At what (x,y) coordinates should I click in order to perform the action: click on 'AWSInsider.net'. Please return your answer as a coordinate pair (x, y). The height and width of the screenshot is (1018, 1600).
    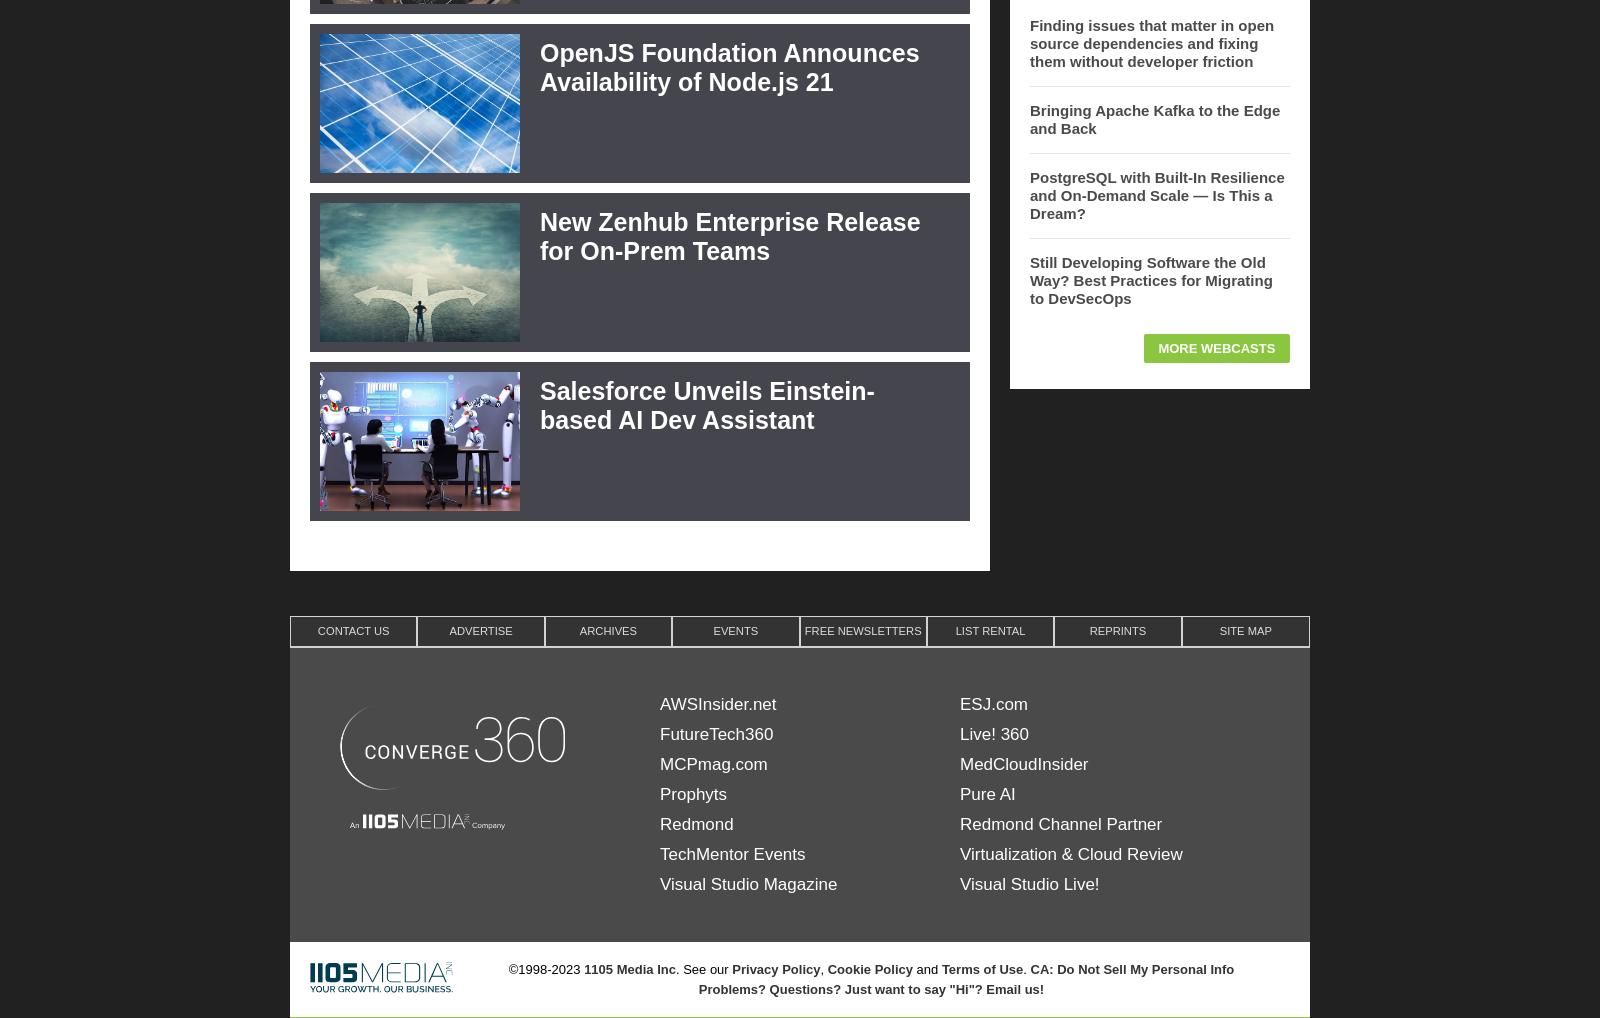
    Looking at the image, I should click on (717, 703).